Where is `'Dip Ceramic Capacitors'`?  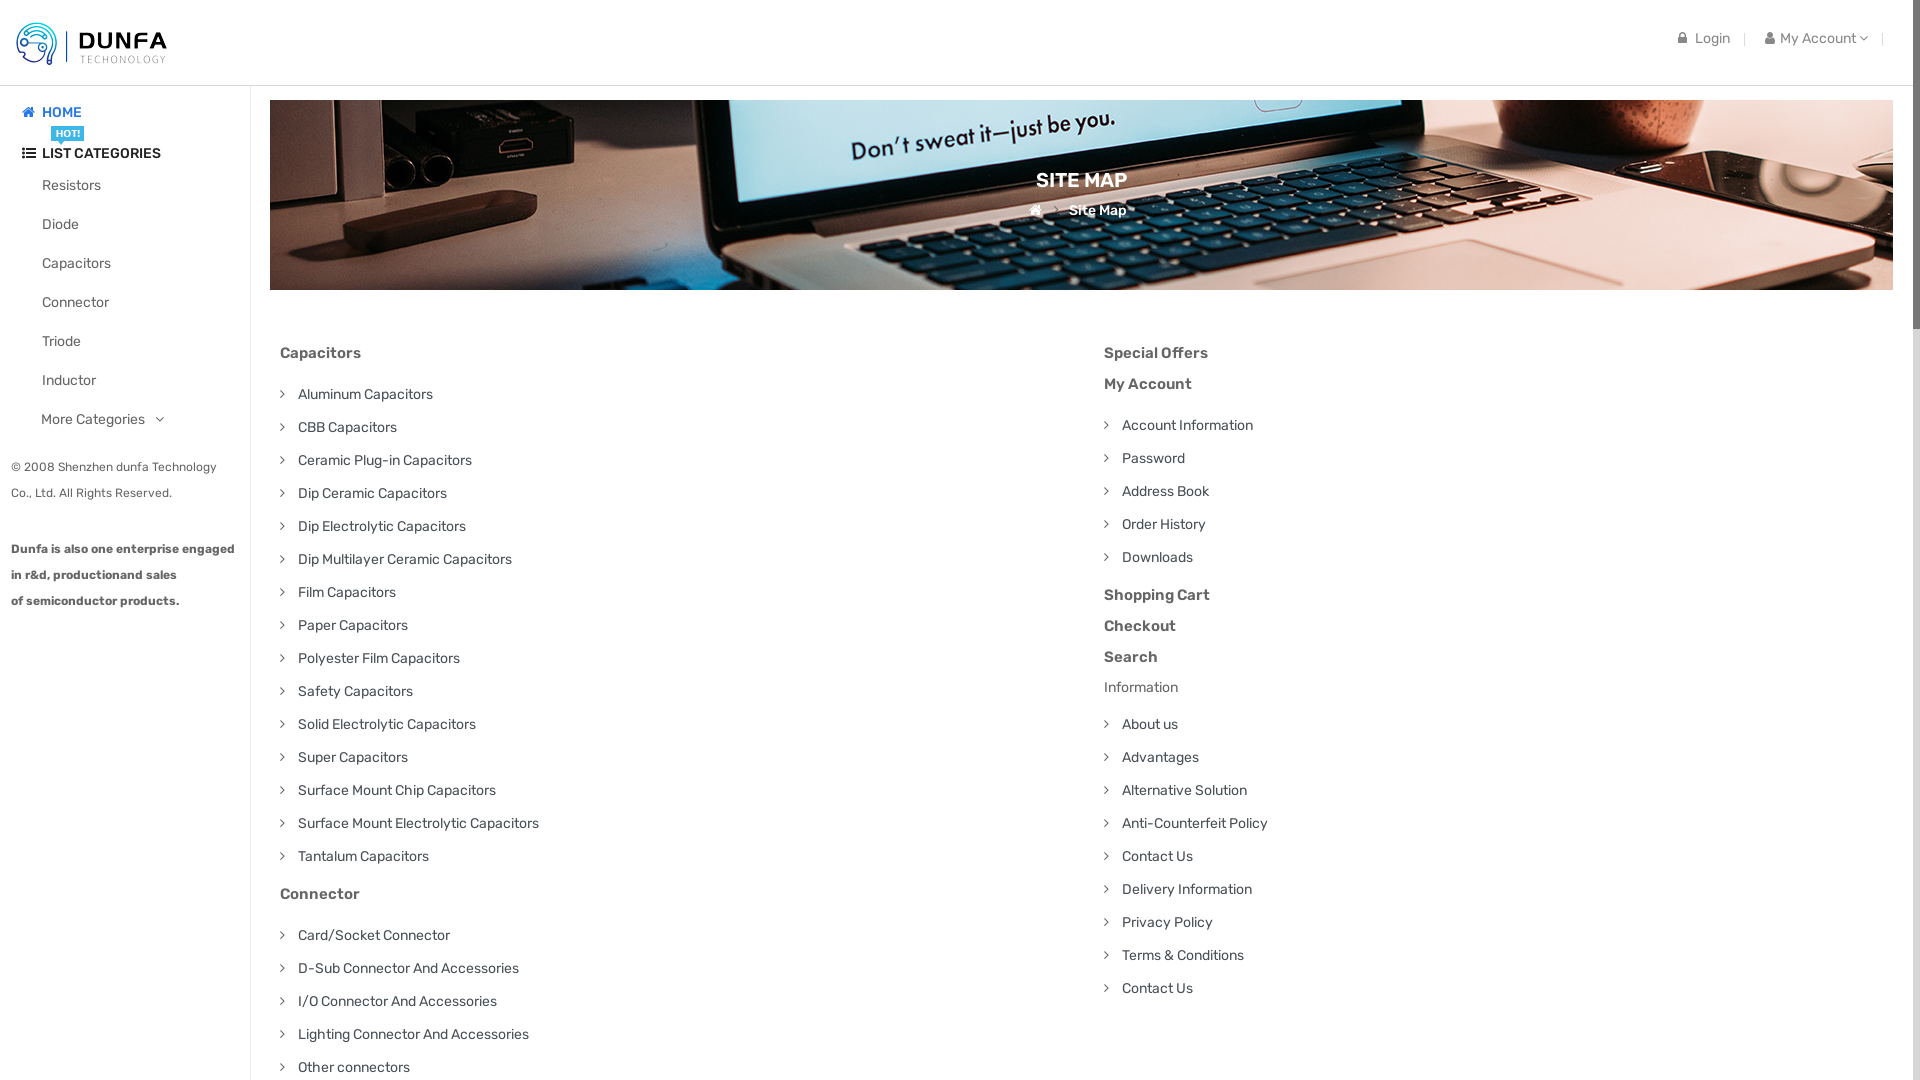 'Dip Ceramic Capacitors' is located at coordinates (296, 493).